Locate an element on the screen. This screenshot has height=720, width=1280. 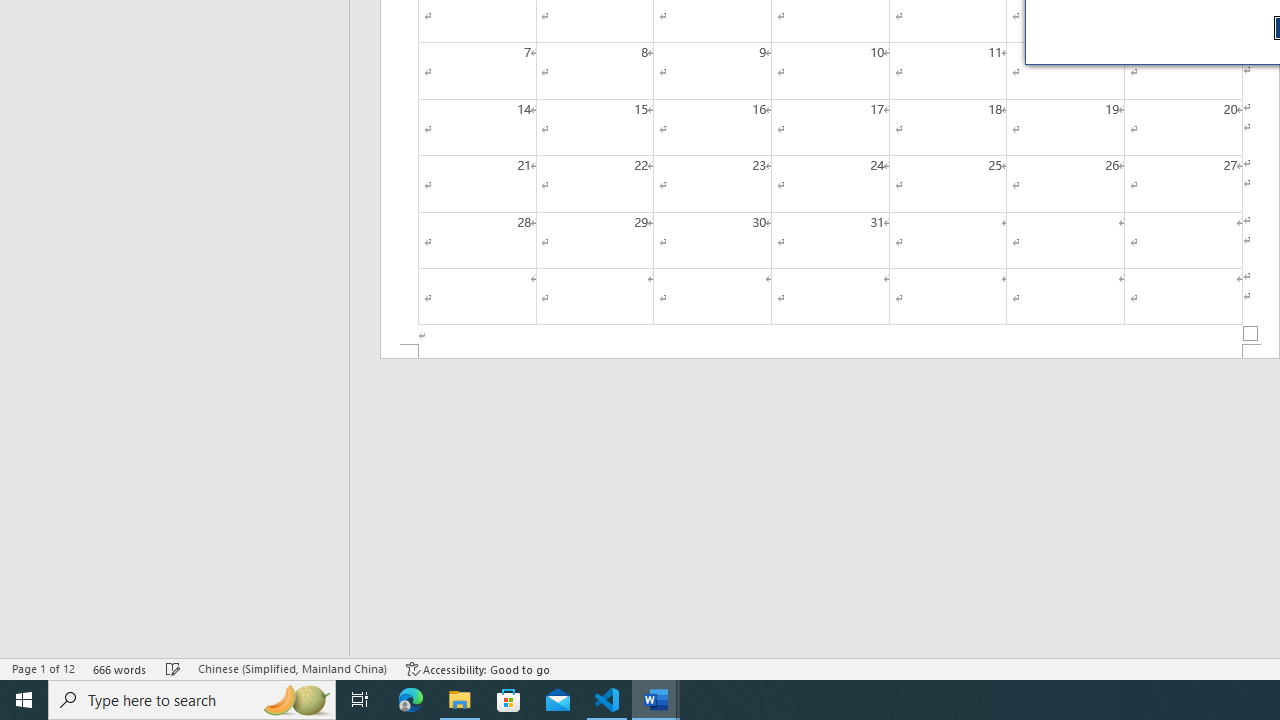
'Type here to search' is located at coordinates (192, 698).